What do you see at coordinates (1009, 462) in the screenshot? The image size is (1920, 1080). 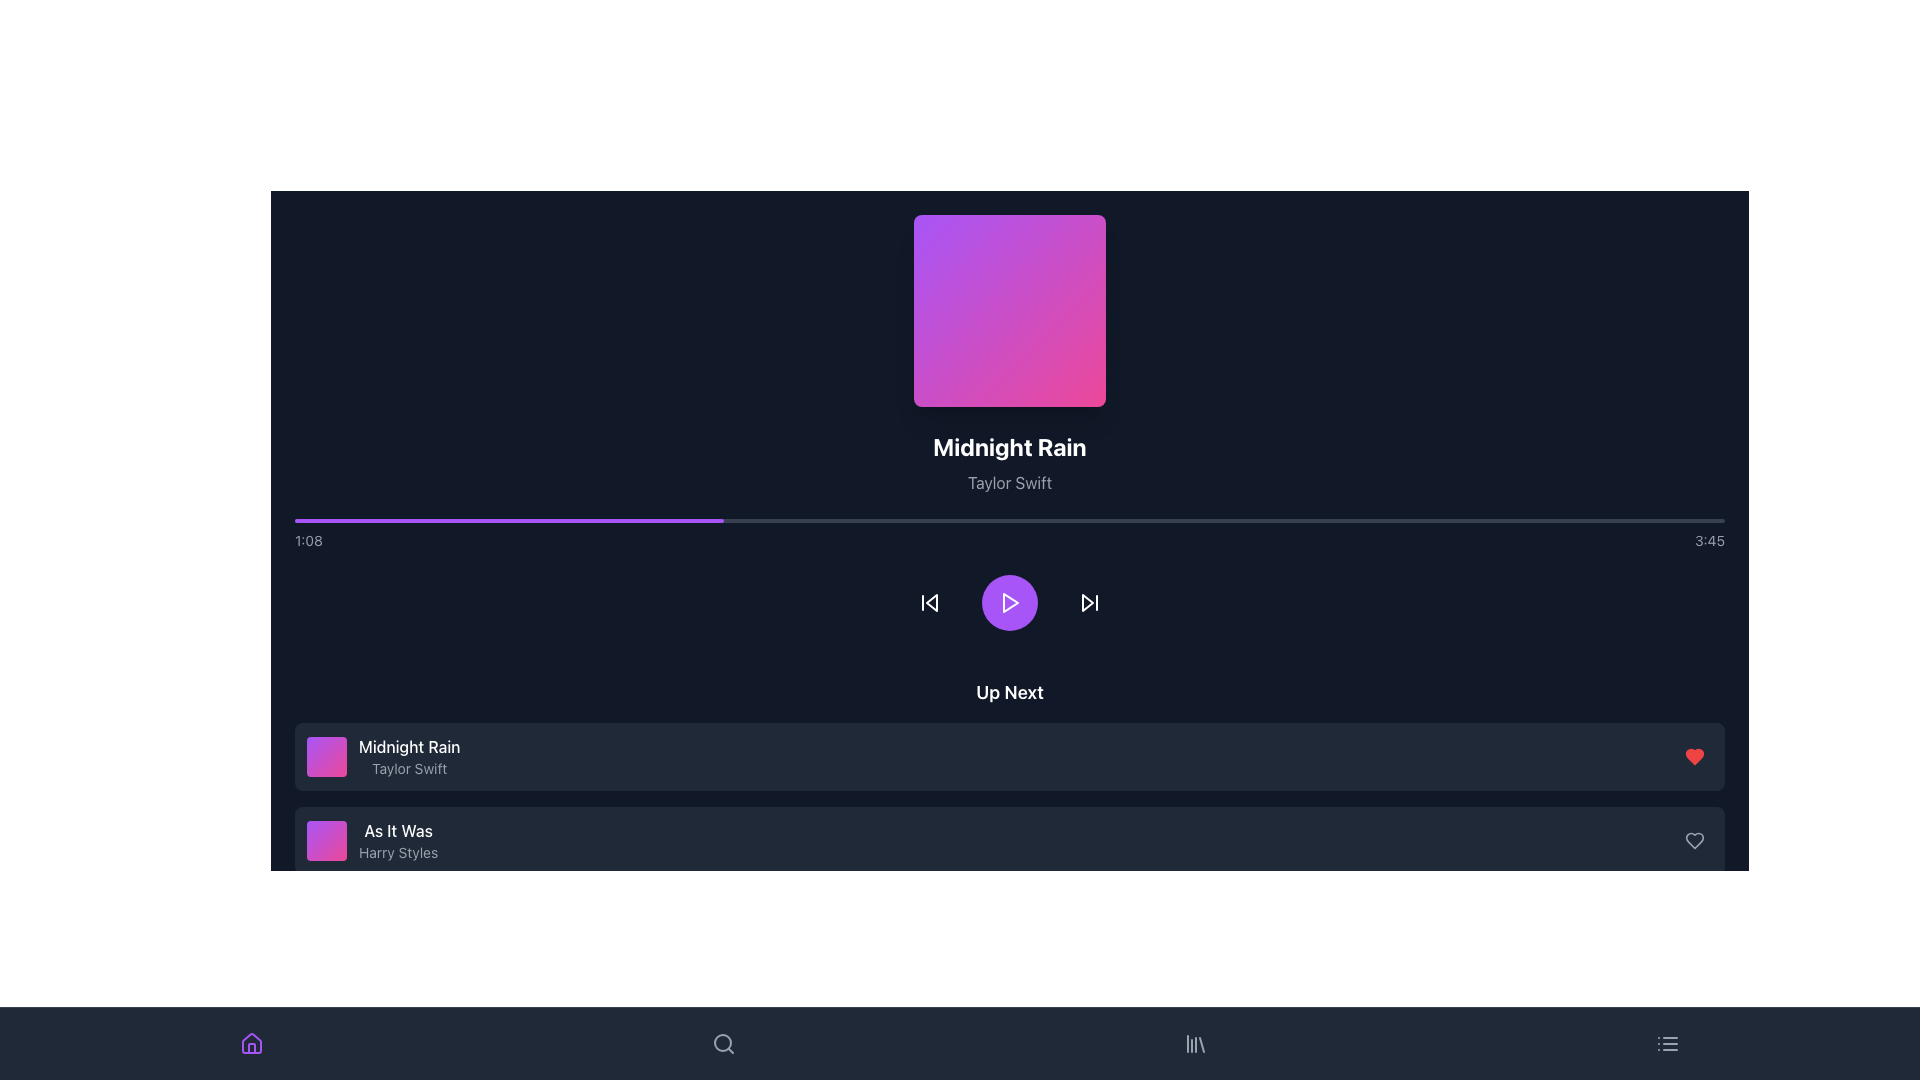 I see `the text display showing the song title 'Midnight Rain' by 'Taylor Swift', which is centrally aligned below the album cover image and above the progress bar` at bounding box center [1009, 462].